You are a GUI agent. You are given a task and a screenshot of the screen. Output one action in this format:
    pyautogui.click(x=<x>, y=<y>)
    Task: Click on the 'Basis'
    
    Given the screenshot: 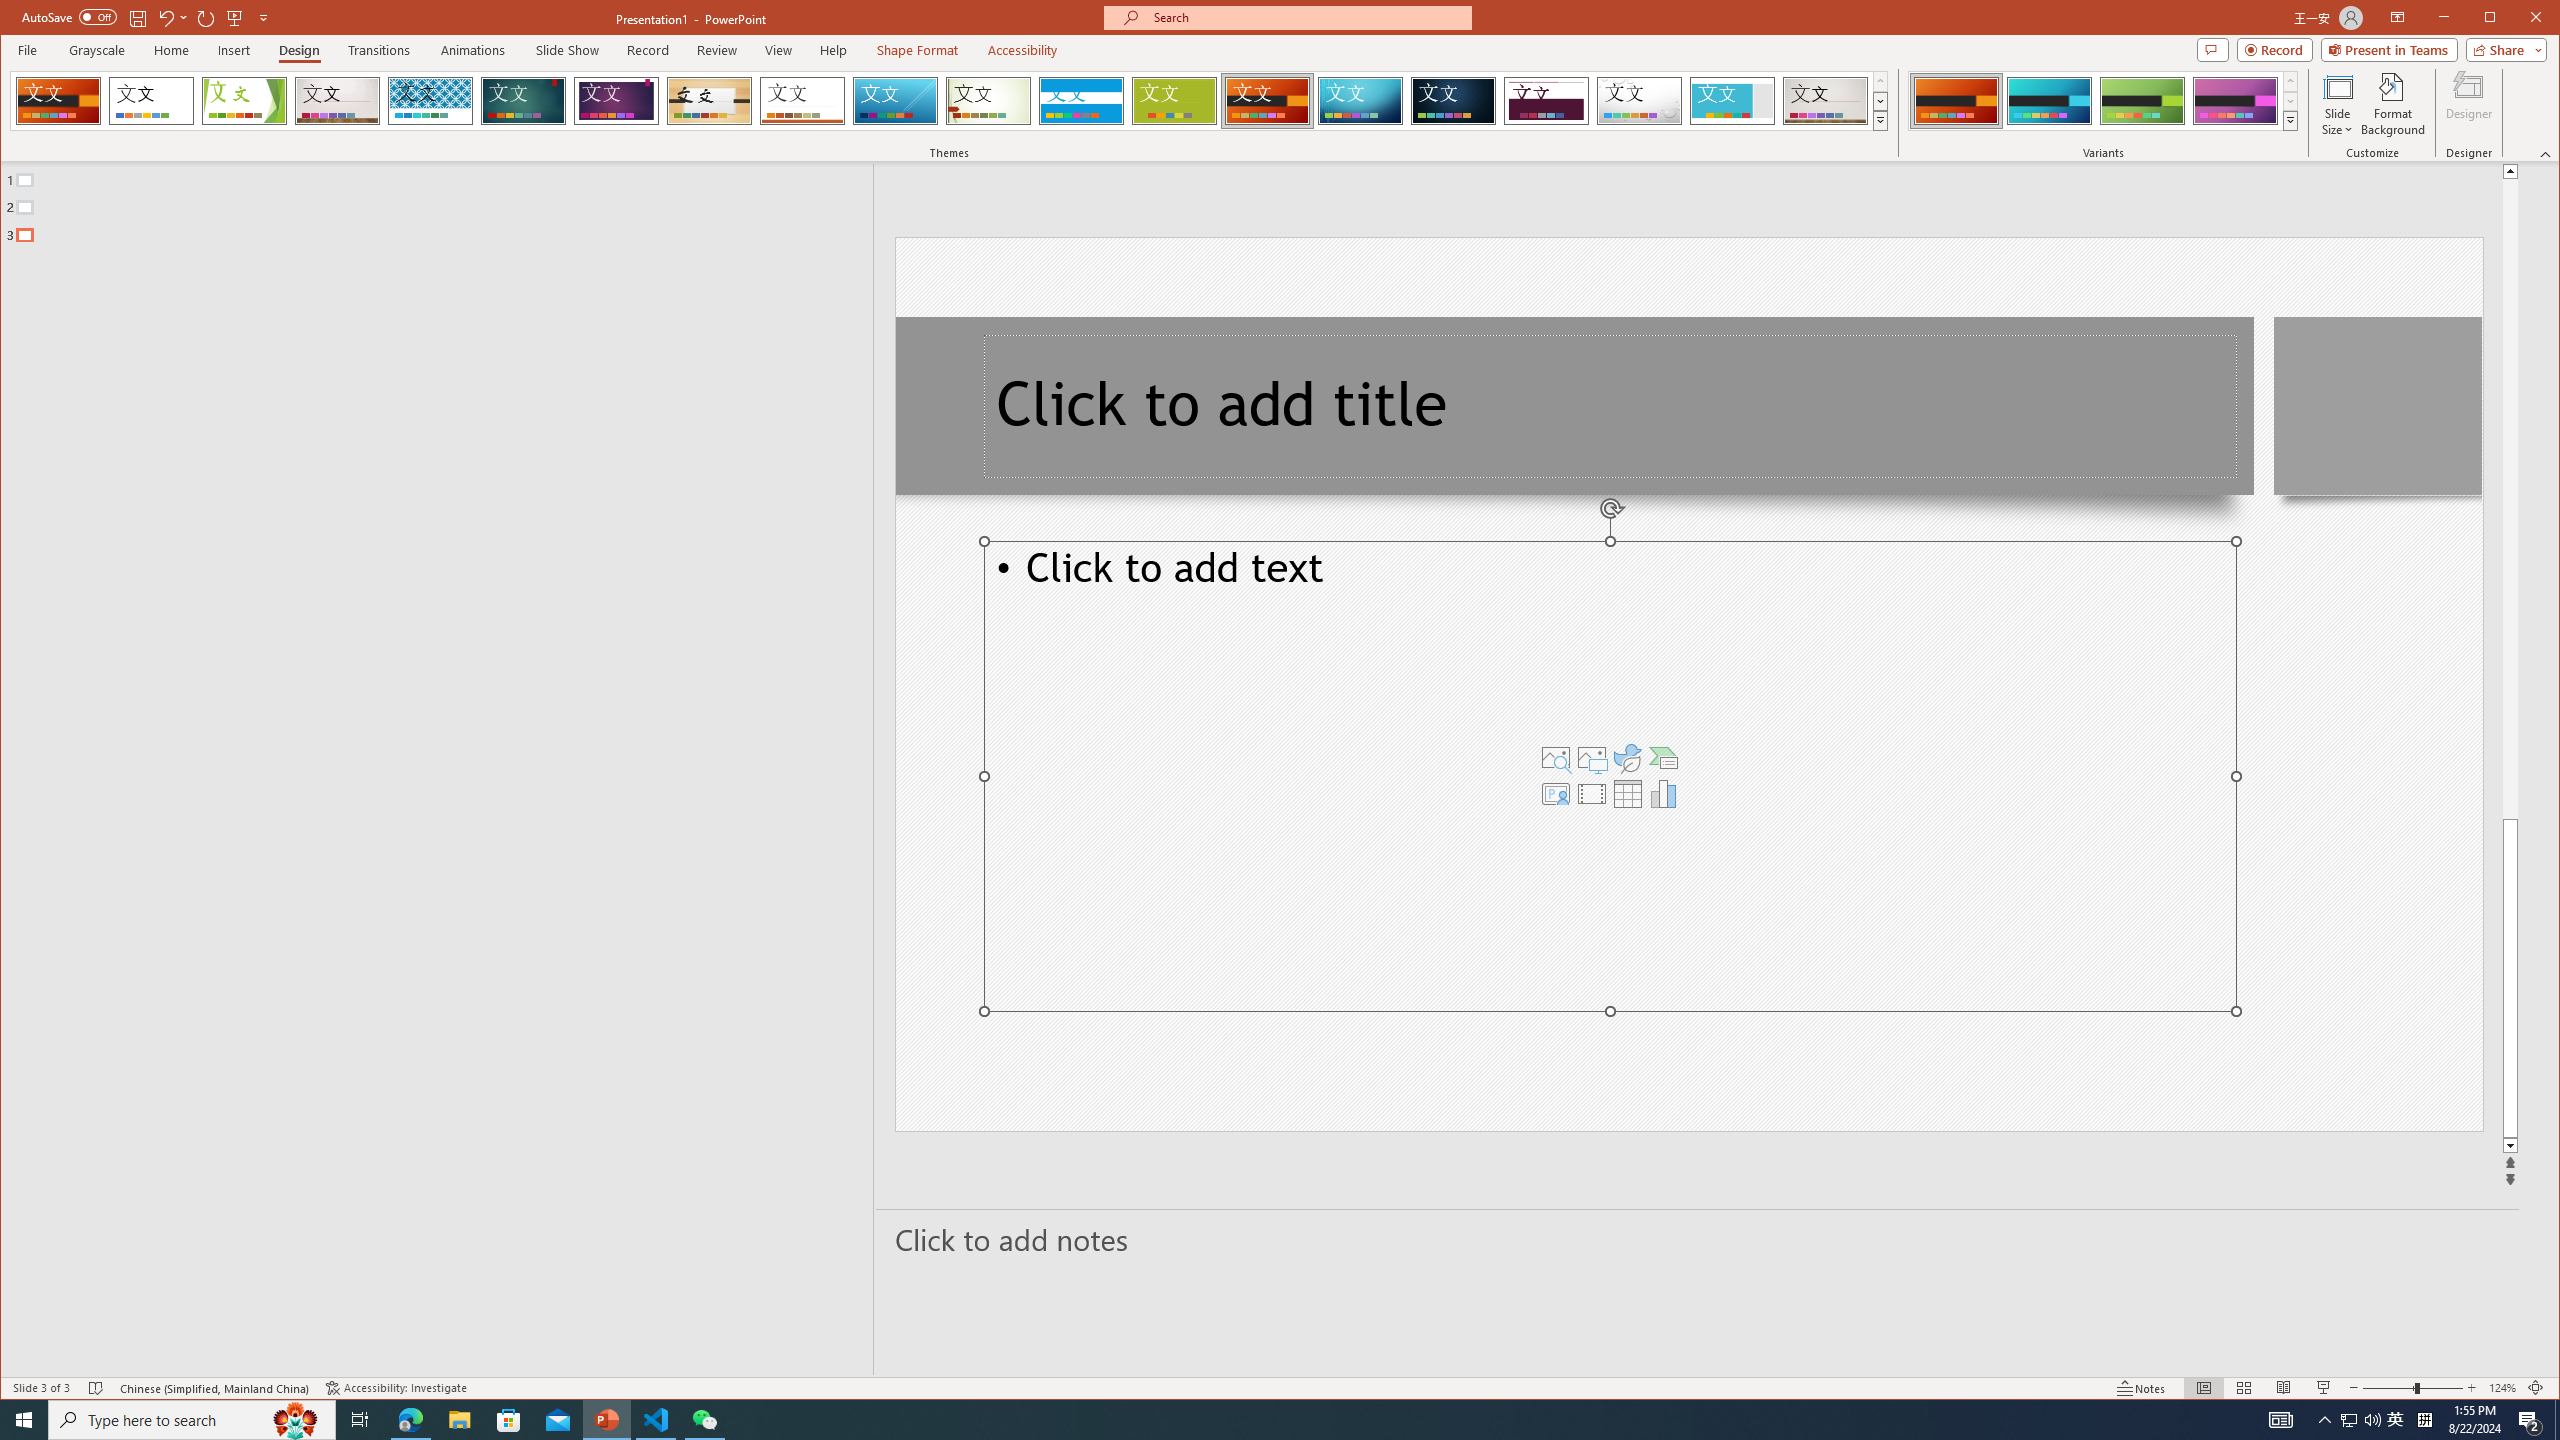 What is the action you would take?
    pyautogui.click(x=1174, y=100)
    